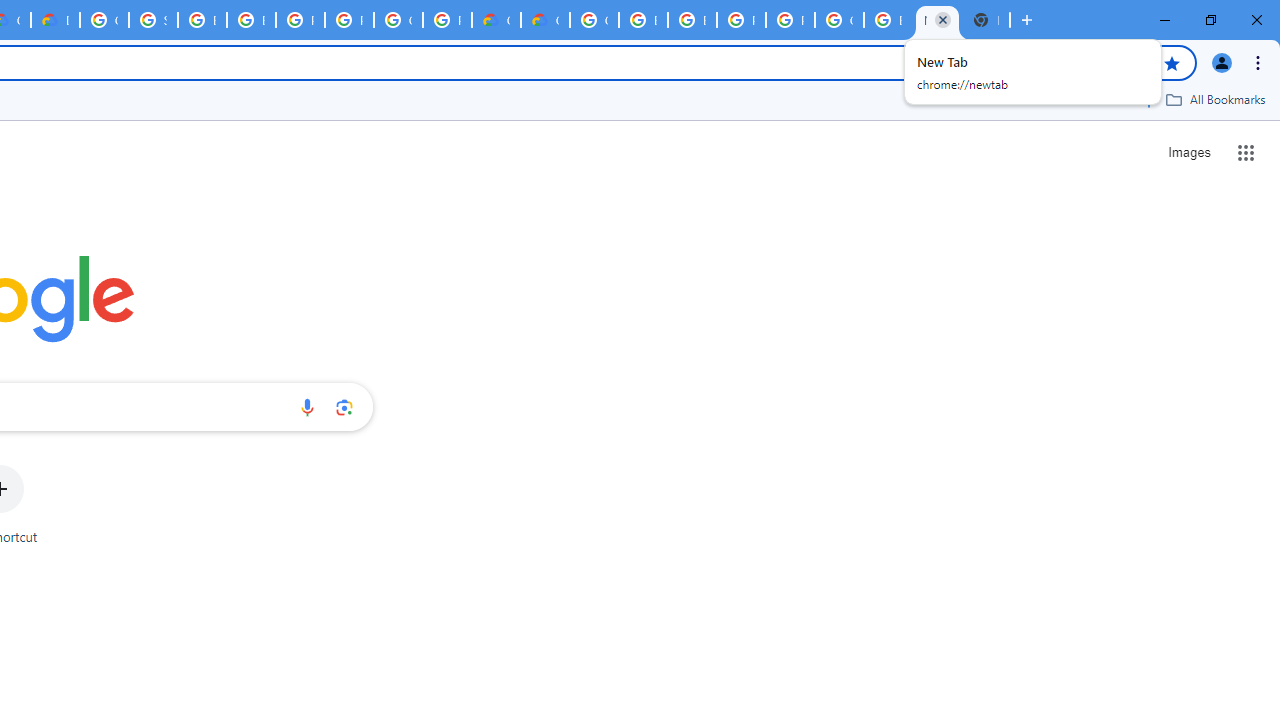 This screenshot has width=1280, height=720. What do you see at coordinates (250, 20) in the screenshot?
I see `'Browse Chrome as a guest - Computer - Google Chrome Help'` at bounding box center [250, 20].